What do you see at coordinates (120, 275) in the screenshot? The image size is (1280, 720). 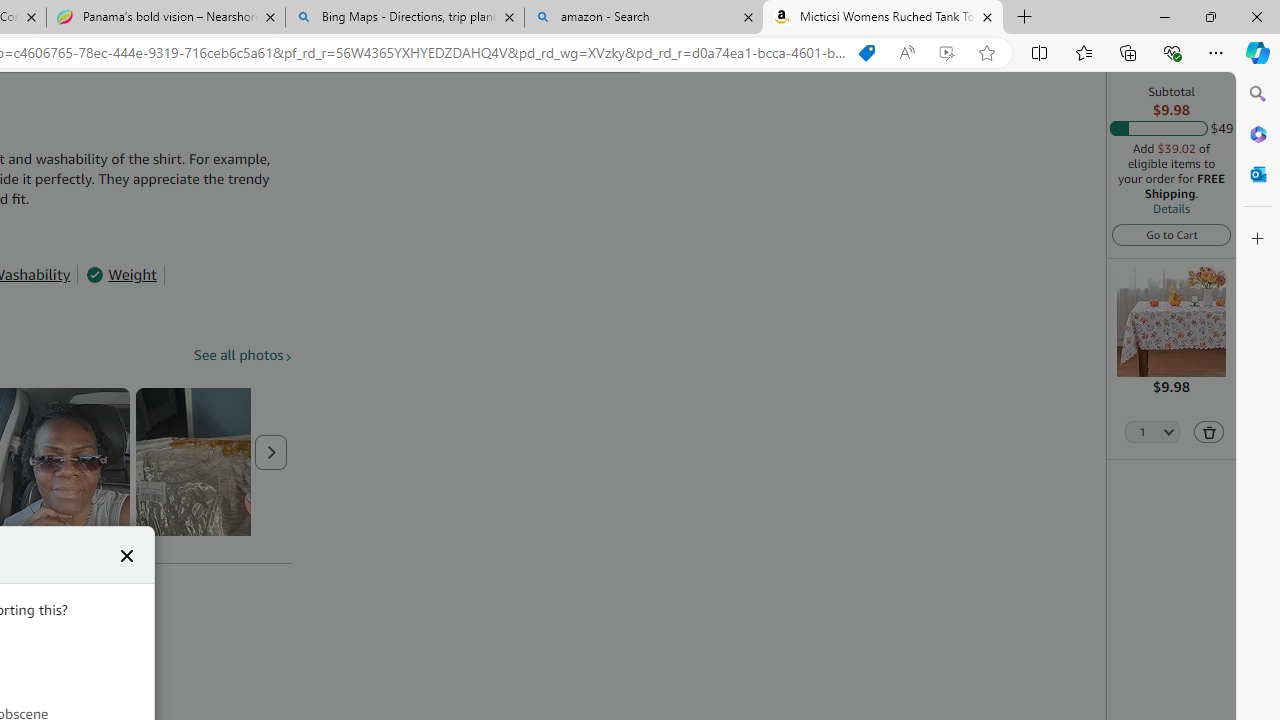 I see `'Weight'` at bounding box center [120, 275].